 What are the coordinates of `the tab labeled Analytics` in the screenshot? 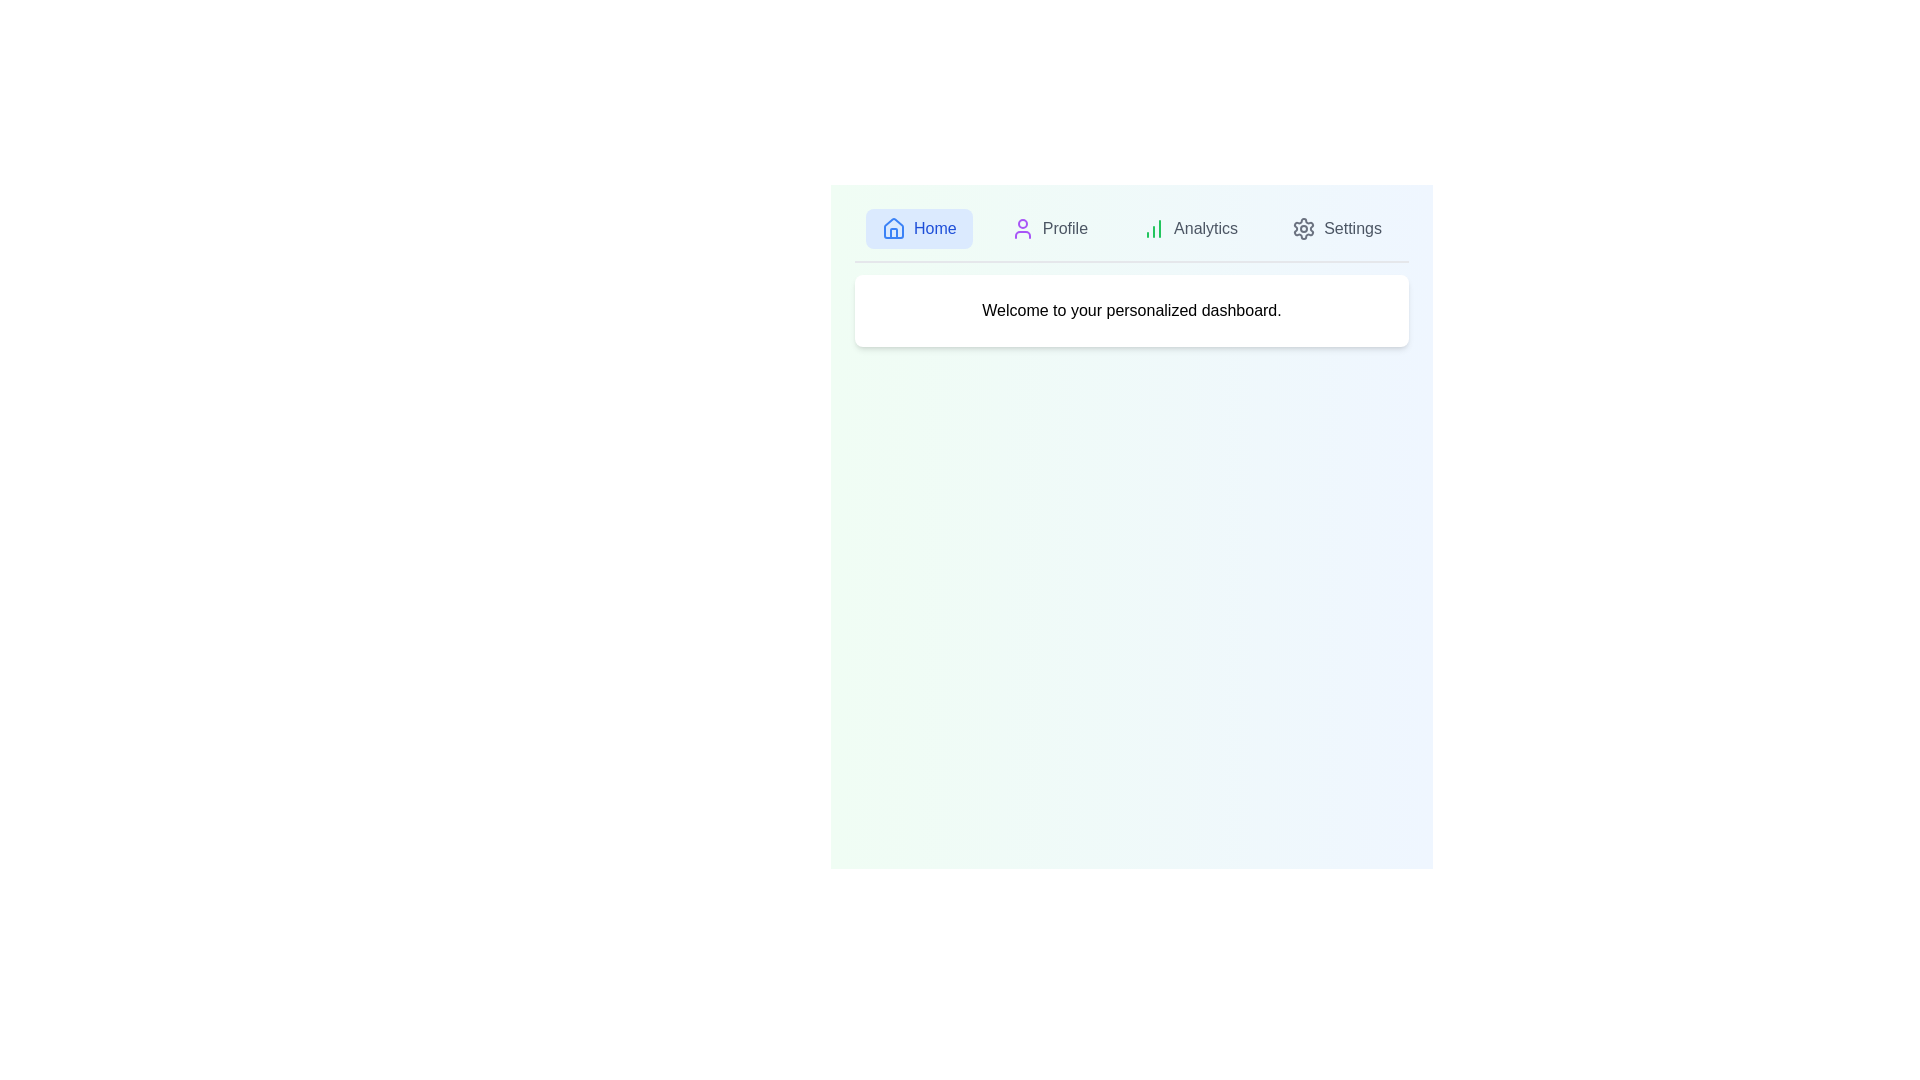 It's located at (1190, 227).